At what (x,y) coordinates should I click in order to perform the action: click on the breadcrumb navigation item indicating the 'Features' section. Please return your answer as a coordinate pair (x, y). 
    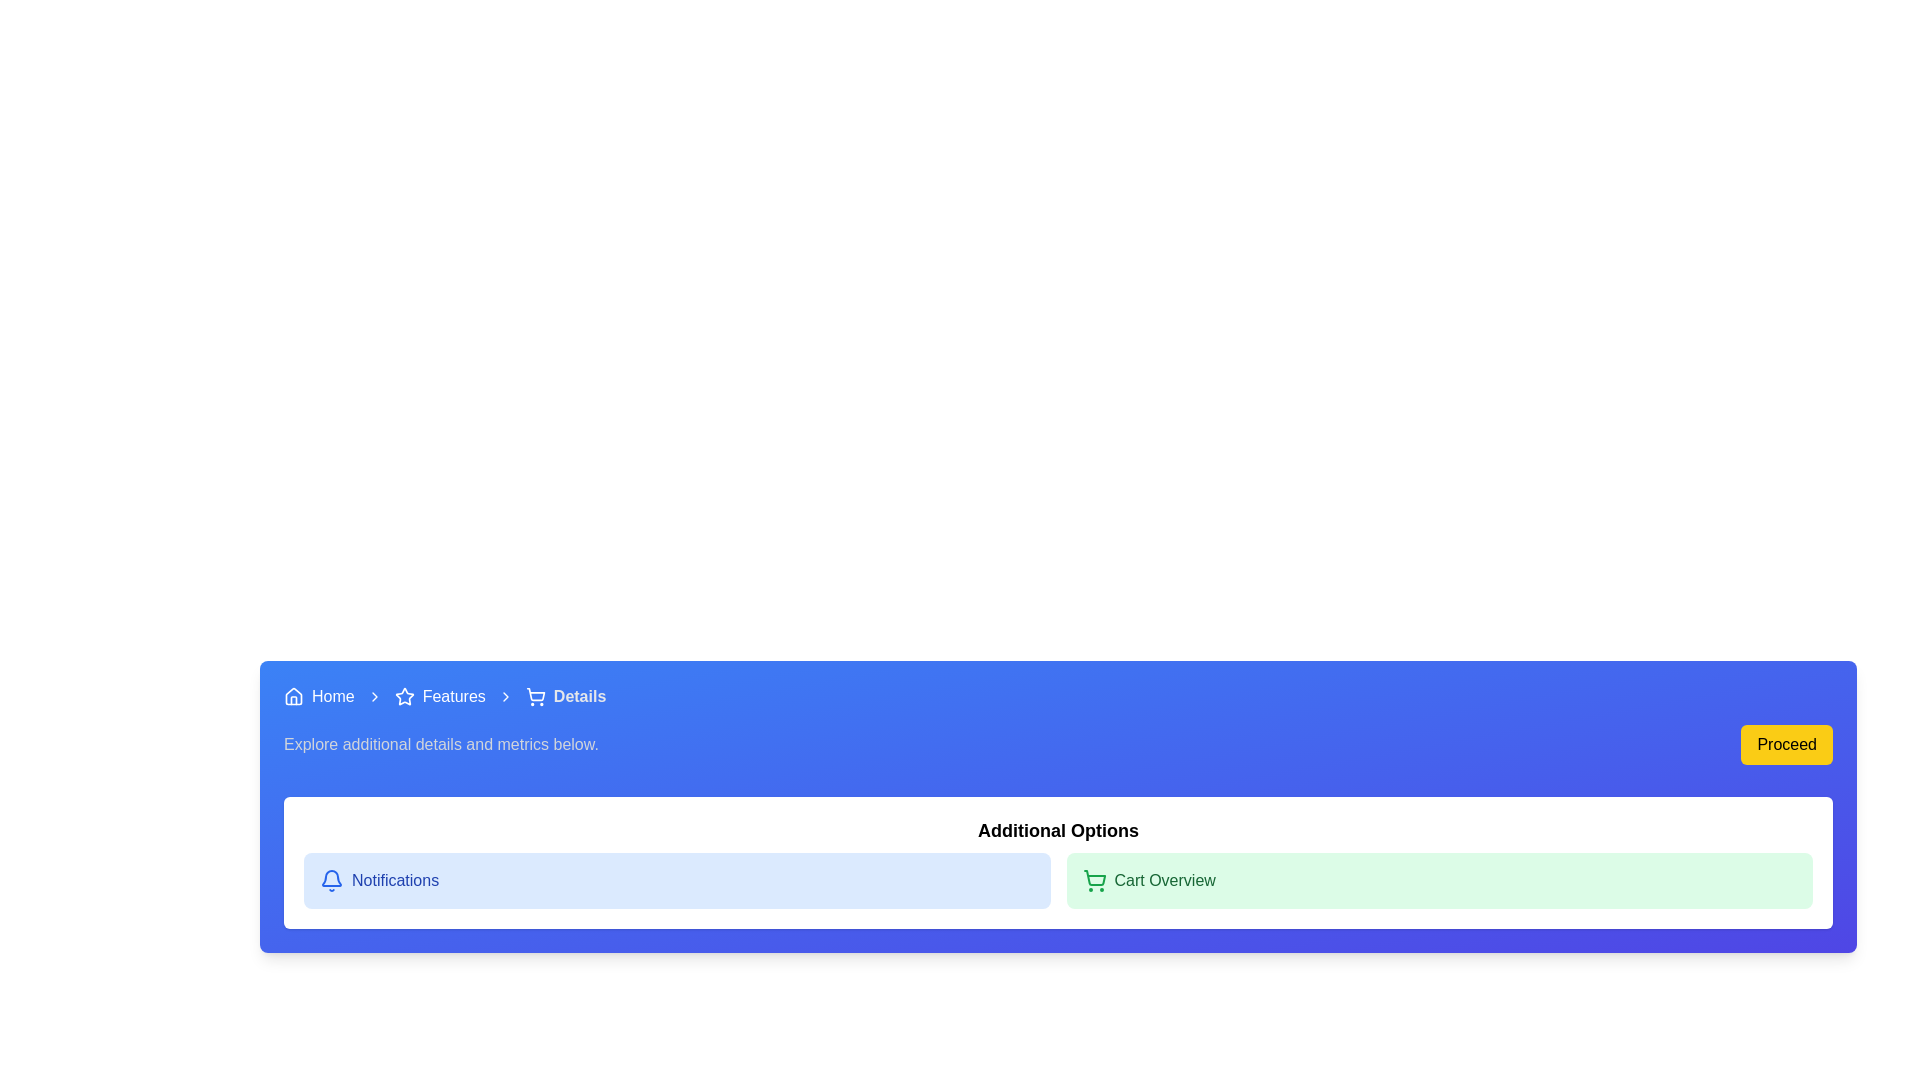
    Looking at the image, I should click on (439, 696).